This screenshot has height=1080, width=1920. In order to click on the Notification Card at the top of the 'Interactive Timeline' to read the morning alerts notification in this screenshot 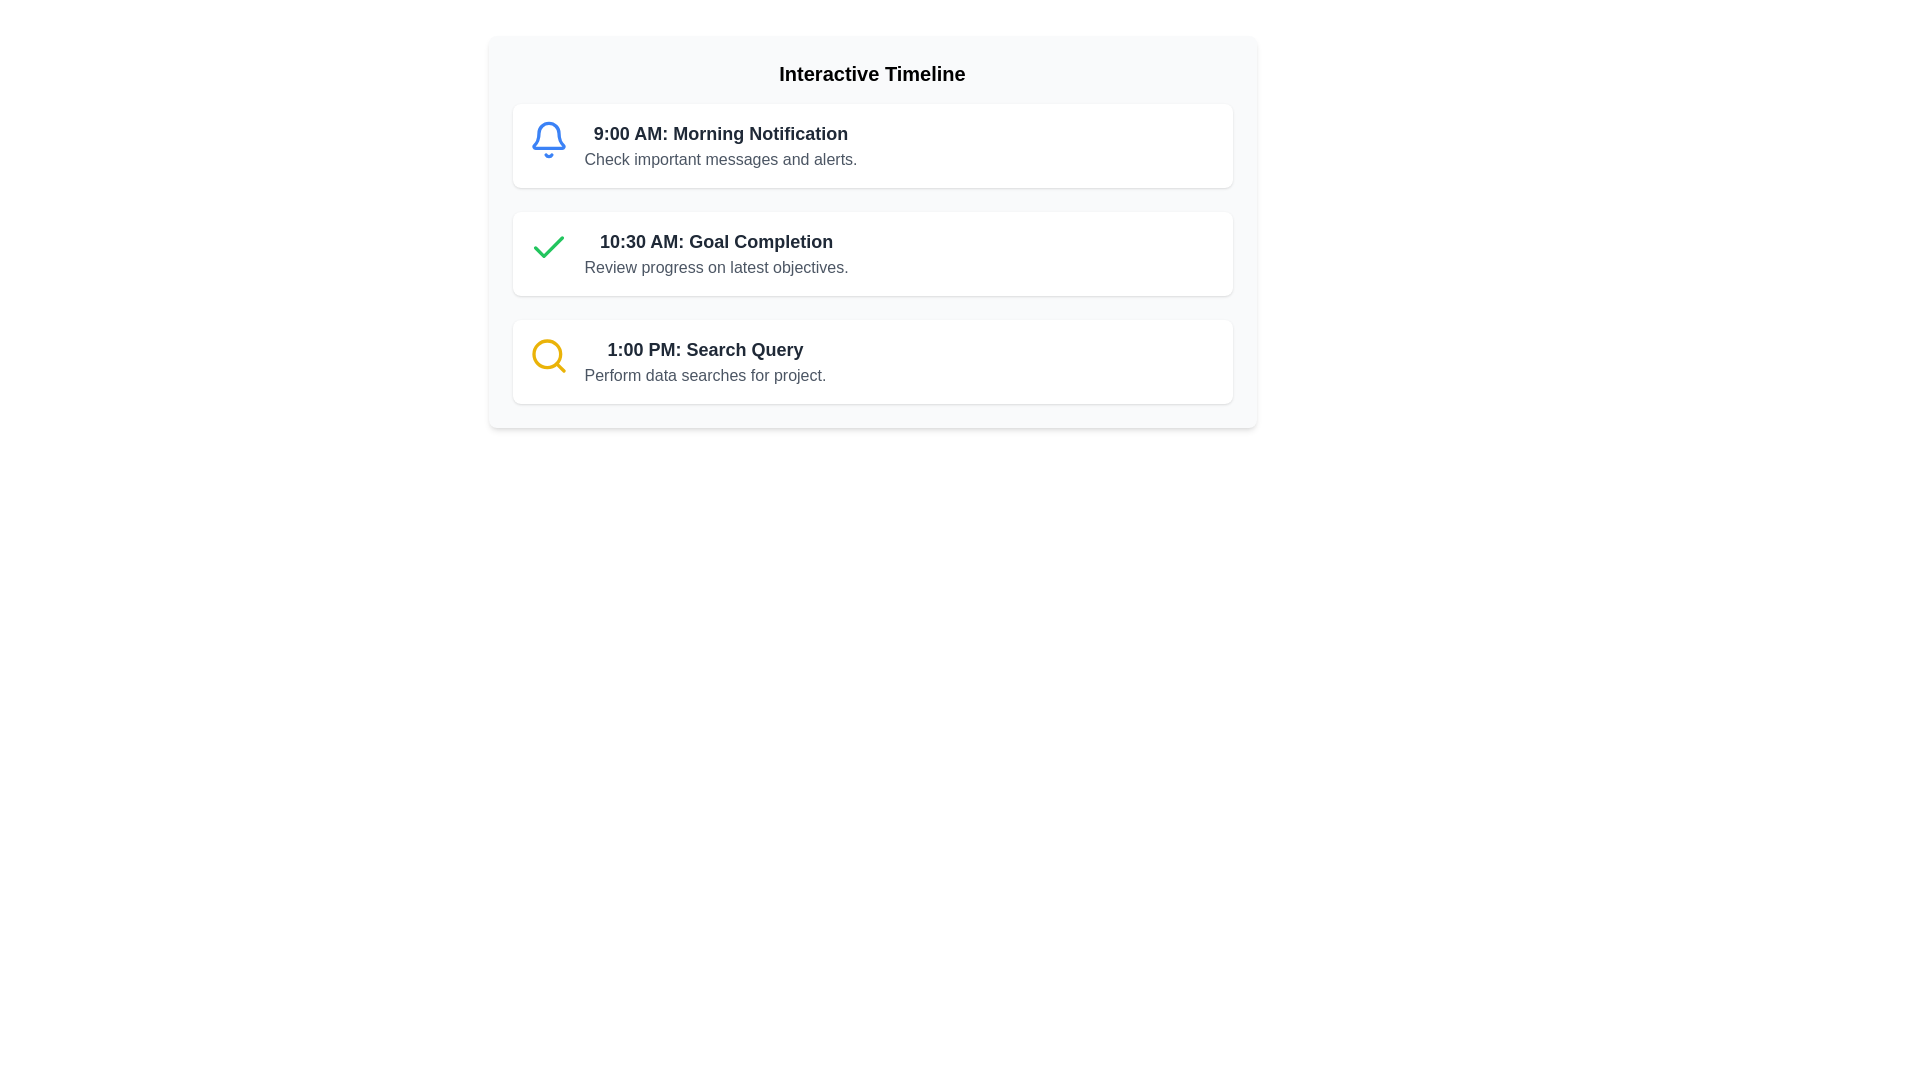, I will do `click(872, 145)`.